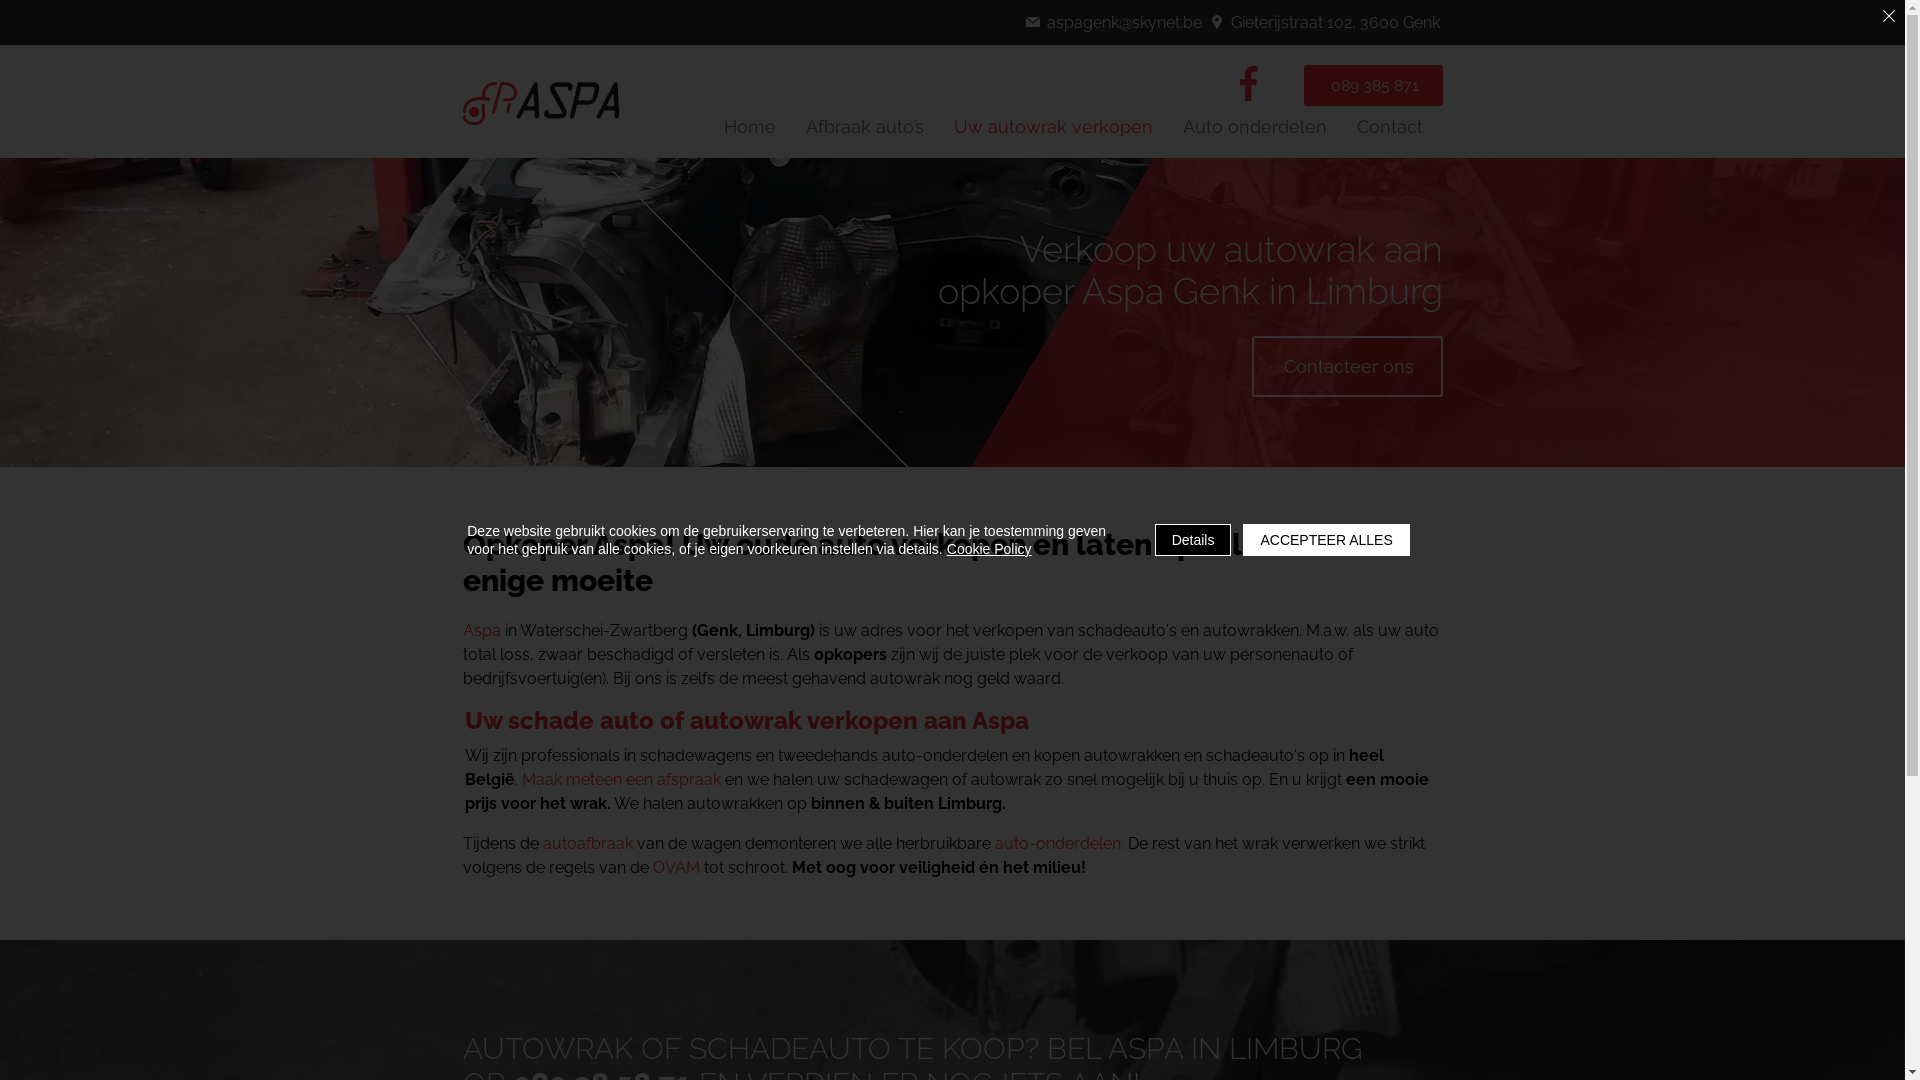 The width and height of the screenshot is (1920, 1080). What do you see at coordinates (1325, 540) in the screenshot?
I see `'ACCEPTEER ALLES'` at bounding box center [1325, 540].